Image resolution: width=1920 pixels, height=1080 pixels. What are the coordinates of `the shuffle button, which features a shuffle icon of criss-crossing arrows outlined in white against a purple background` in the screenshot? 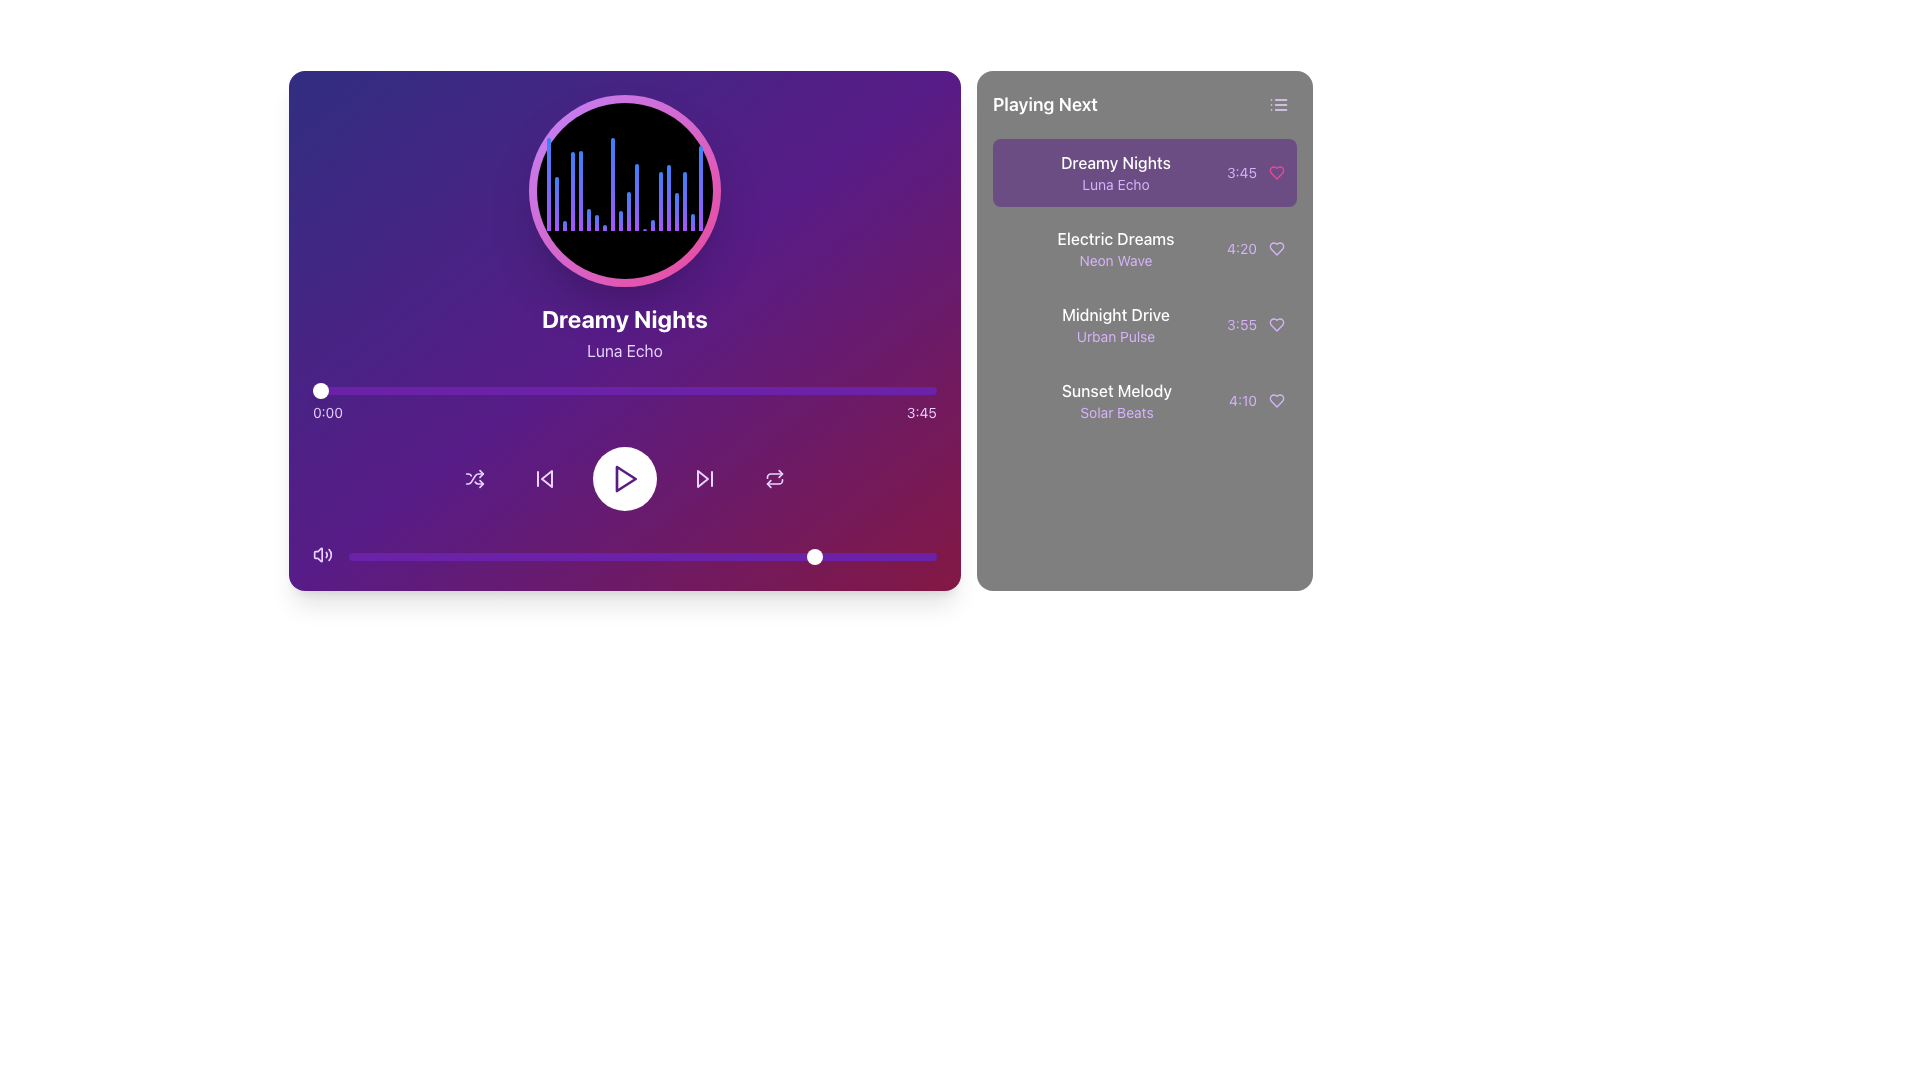 It's located at (474, 478).